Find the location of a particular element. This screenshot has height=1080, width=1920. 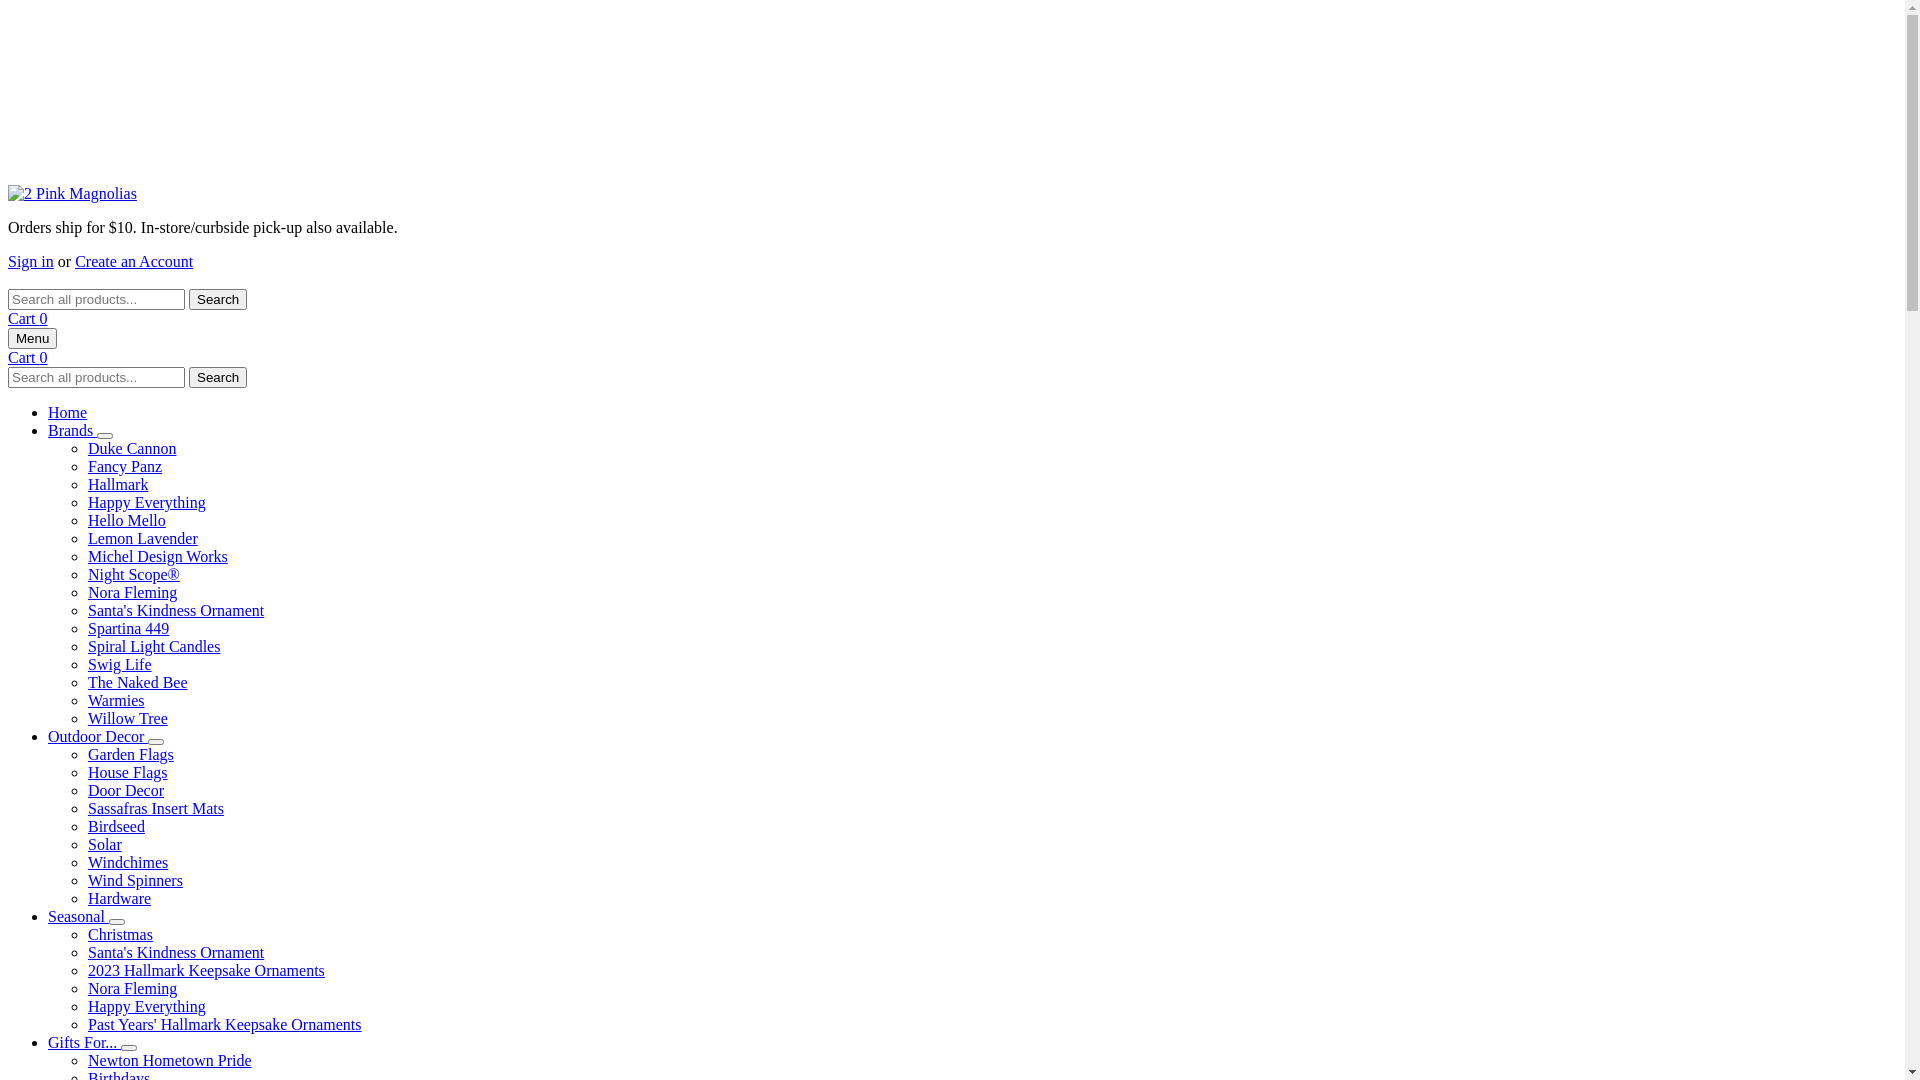

'Search' is located at coordinates (188, 377).